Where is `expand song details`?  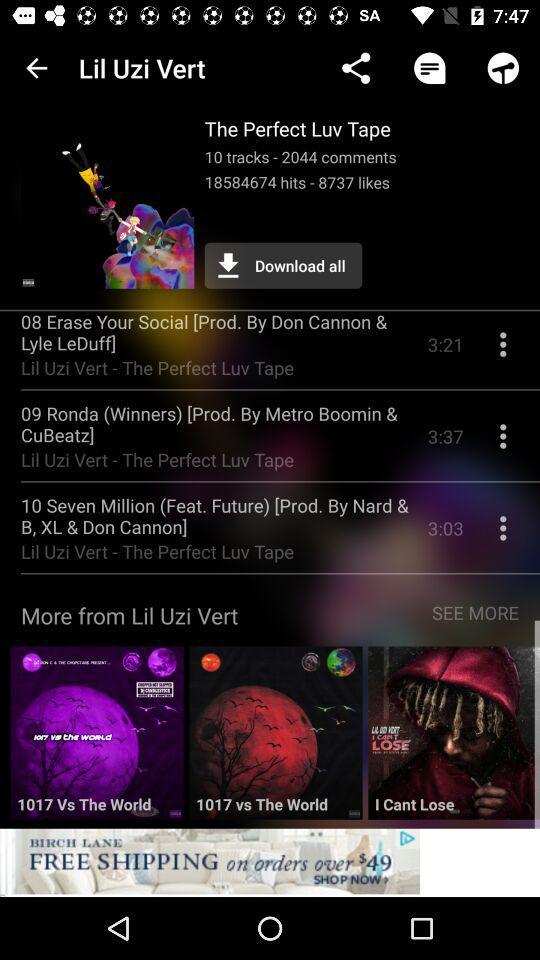
expand song details is located at coordinates (502, 534).